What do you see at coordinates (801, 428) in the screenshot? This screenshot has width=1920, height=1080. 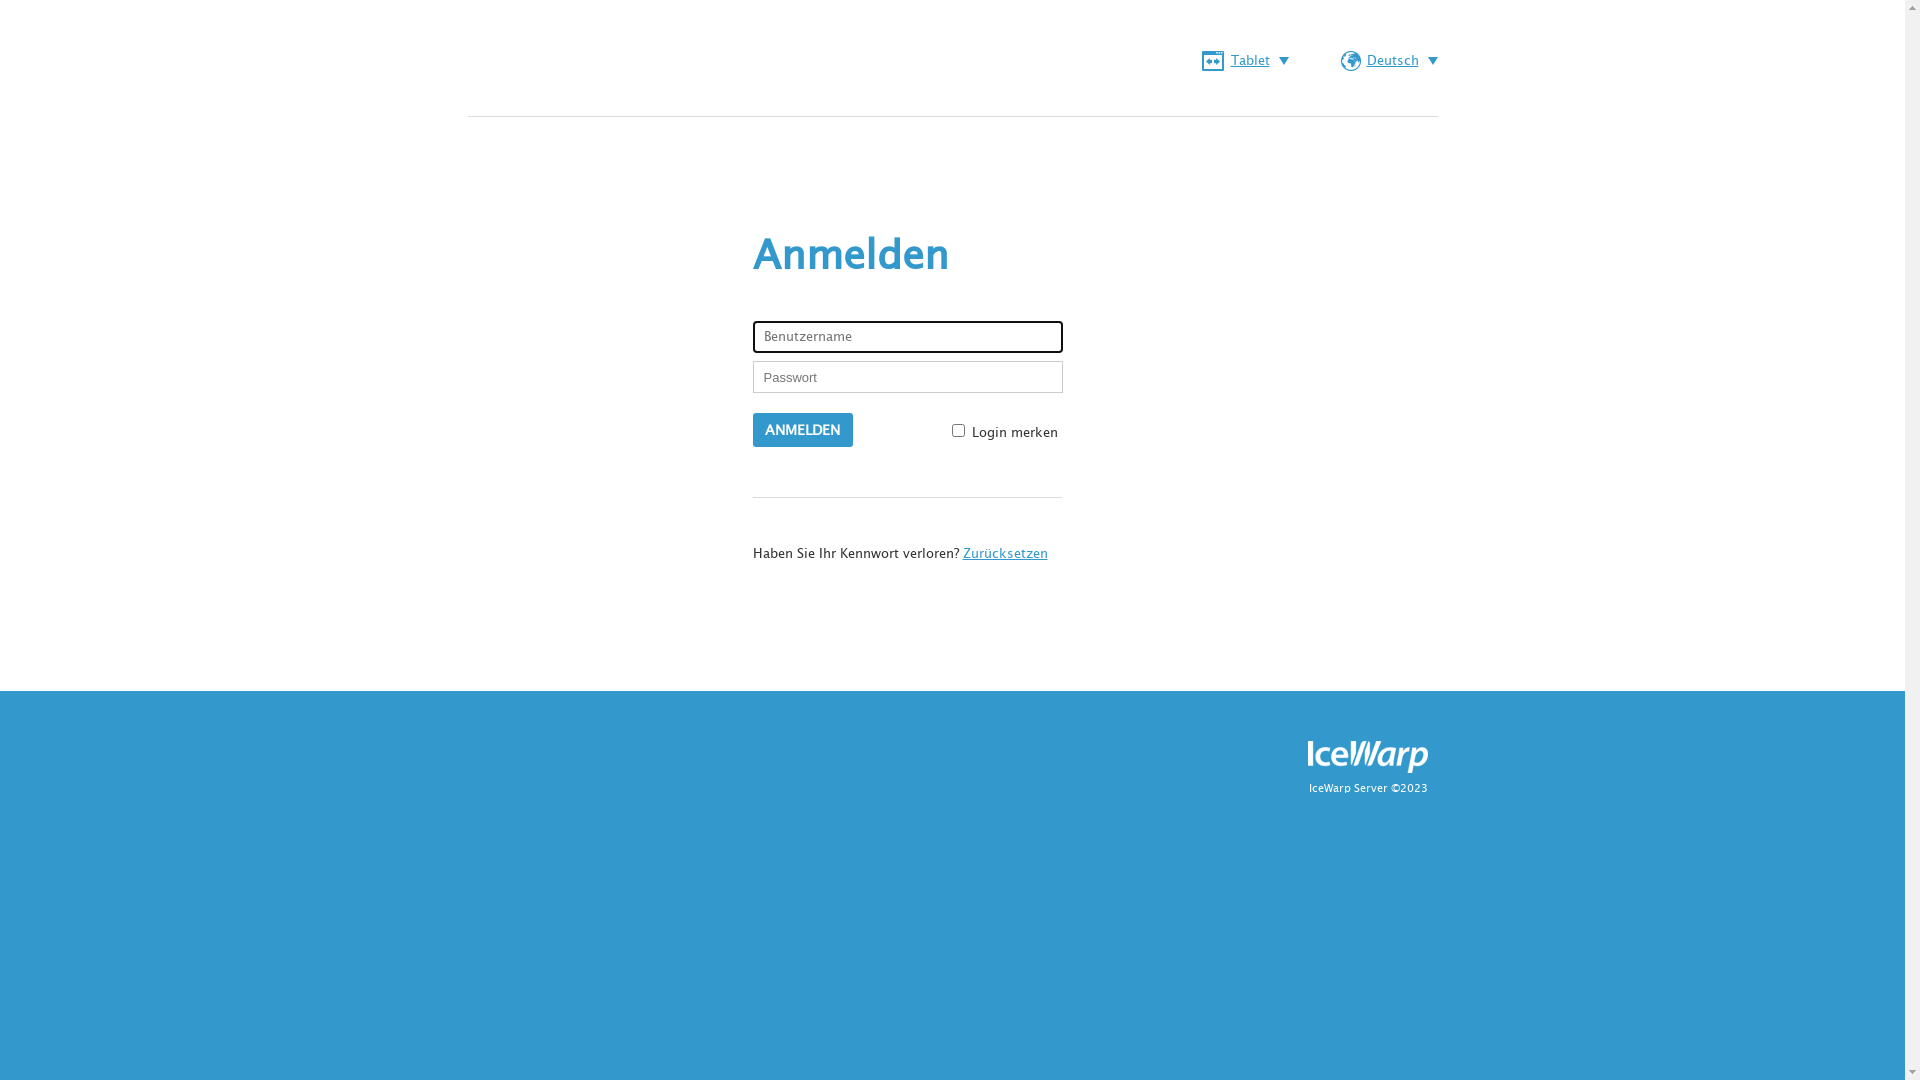 I see `'Anmelden'` at bounding box center [801, 428].